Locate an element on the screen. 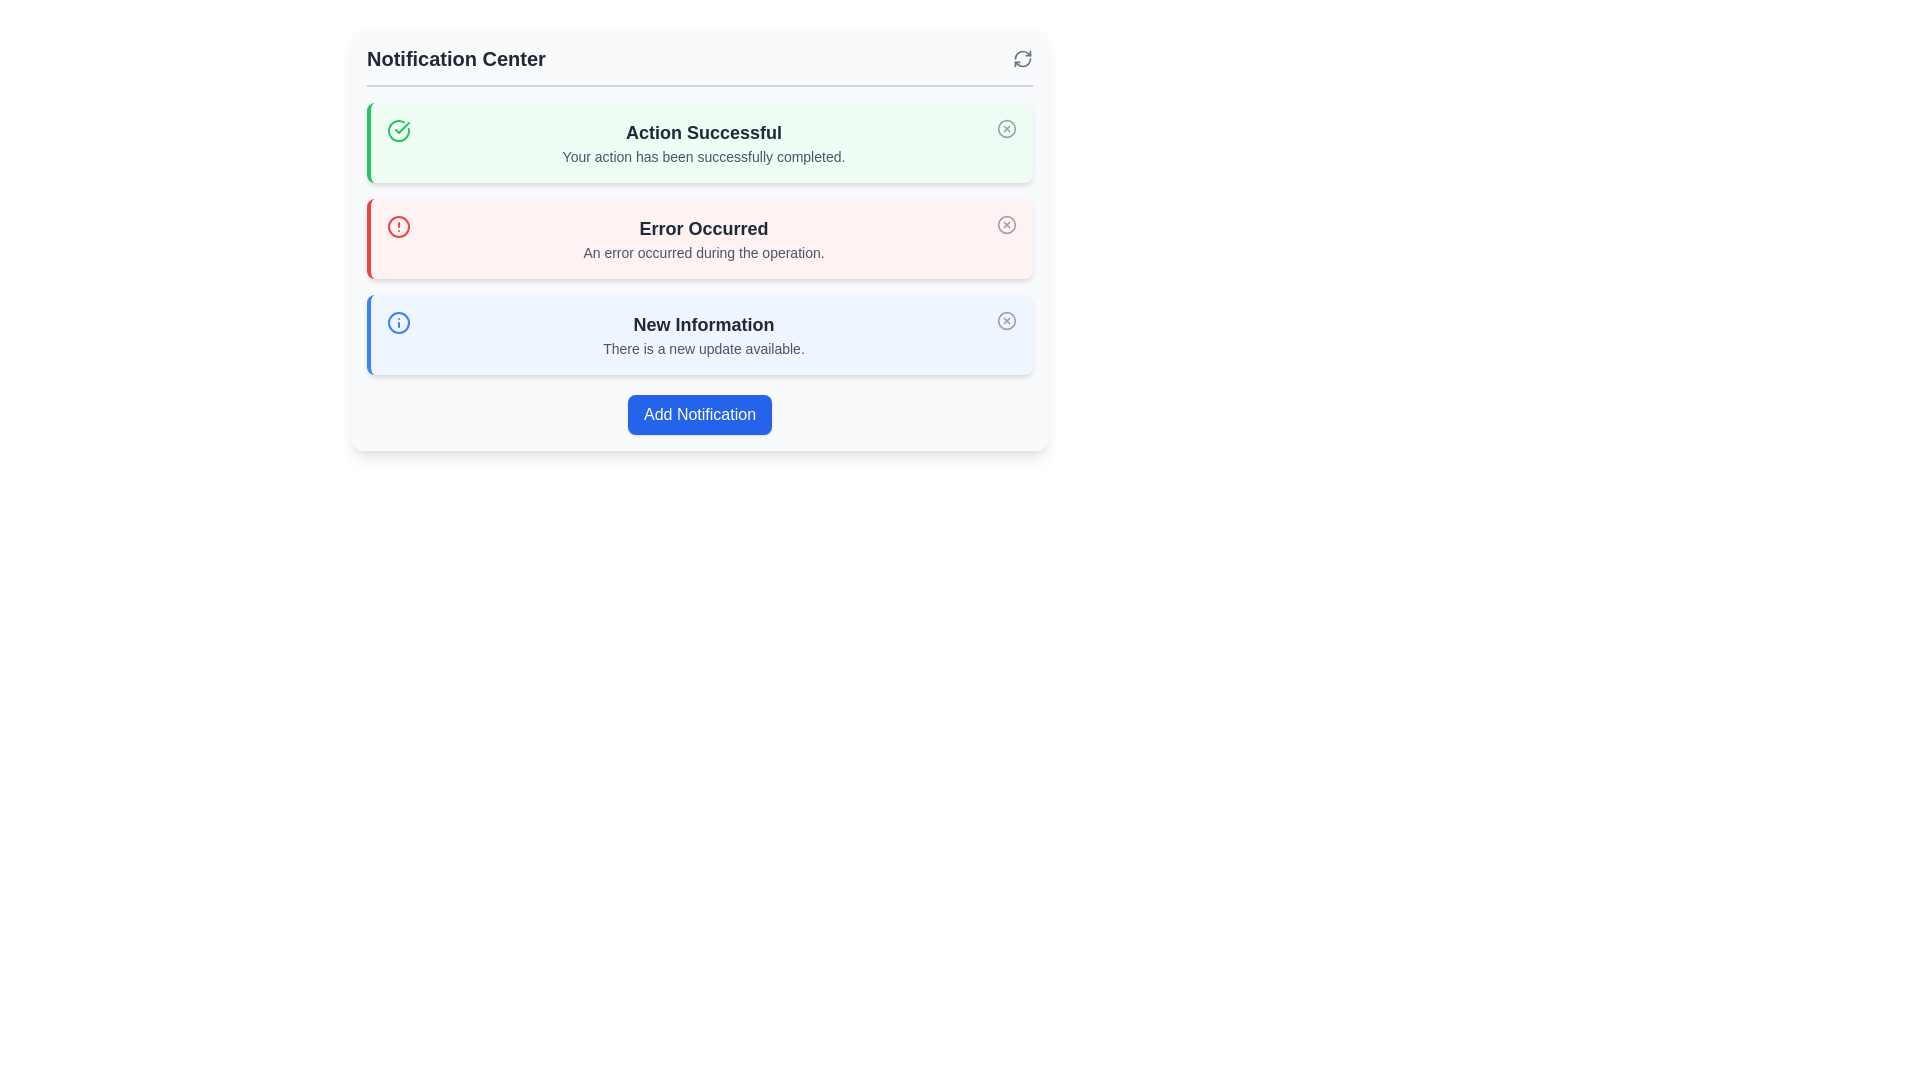 This screenshot has height=1080, width=1920. information provided in the text label that states 'There is a new update available.' located below the title 'New Information' in the third notification box of the 'Notification Center' is located at coordinates (704, 347).